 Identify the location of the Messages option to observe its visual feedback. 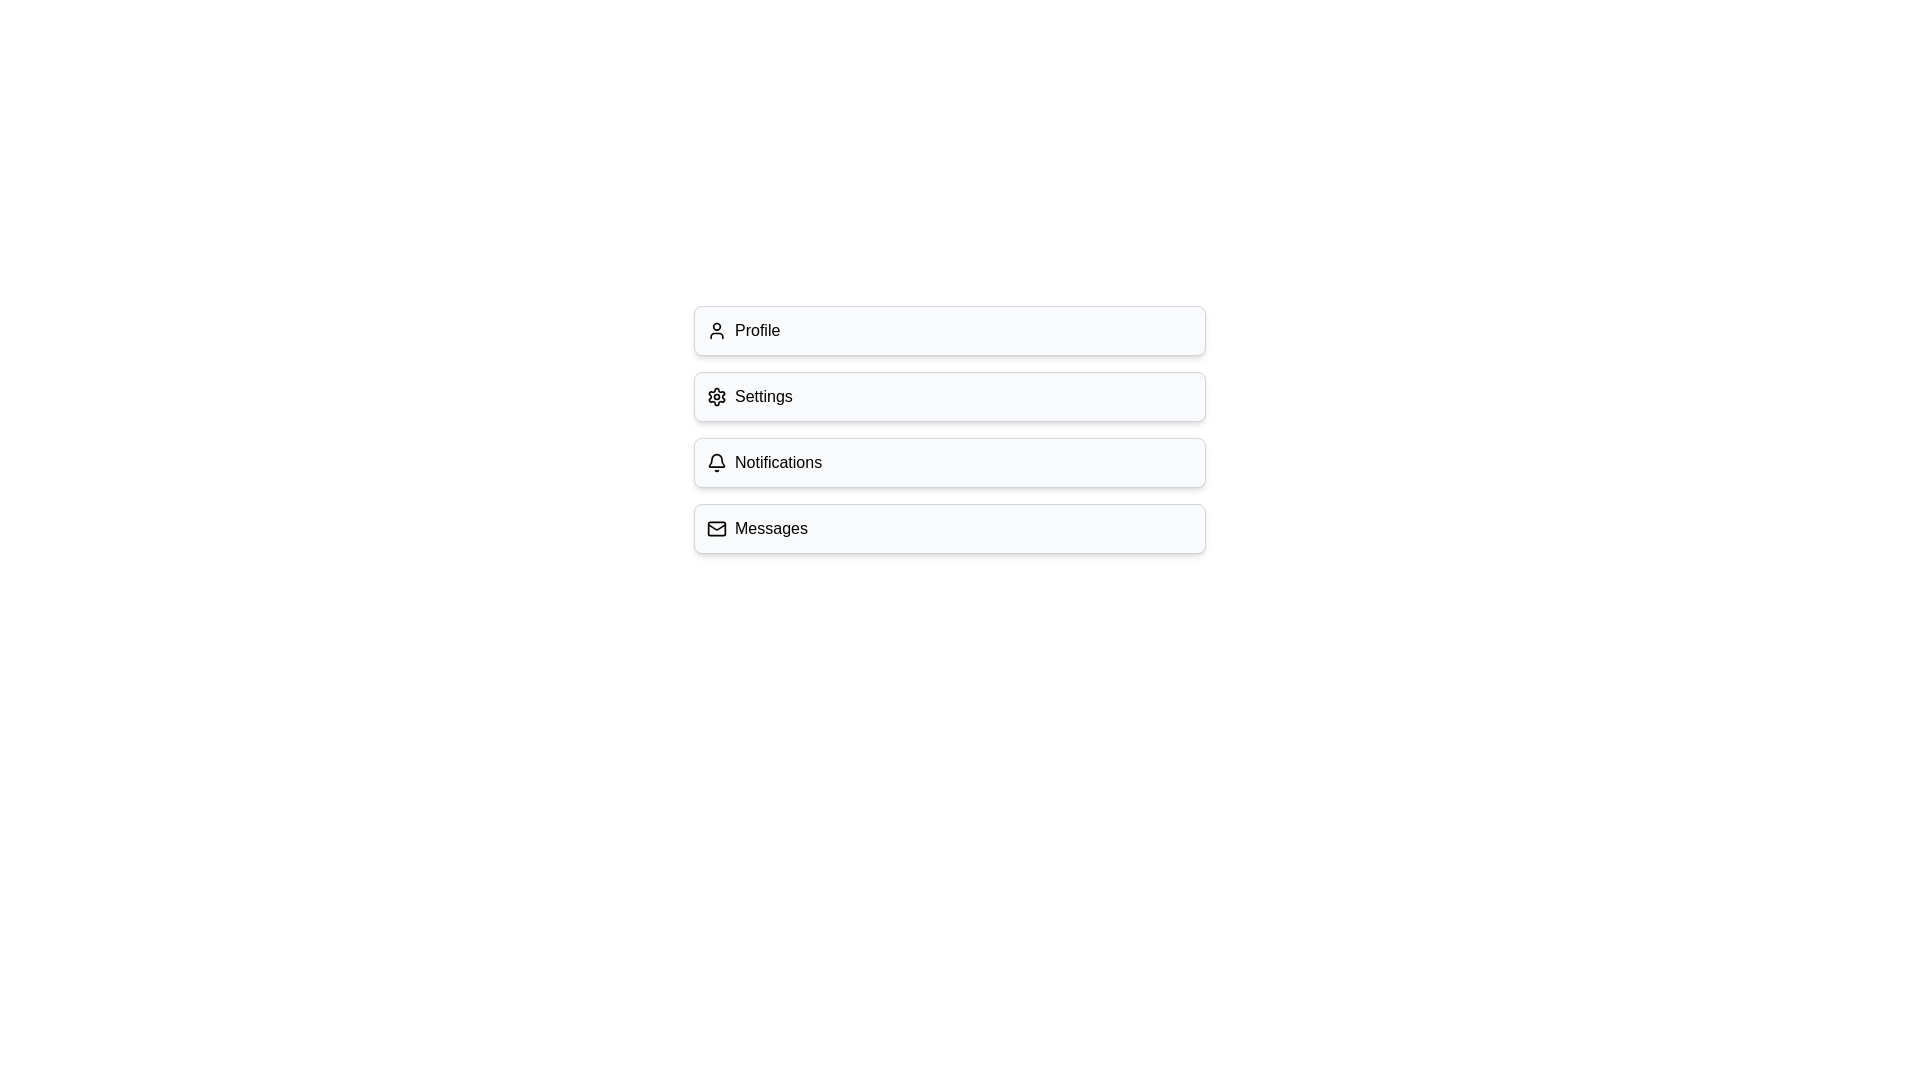
(949, 527).